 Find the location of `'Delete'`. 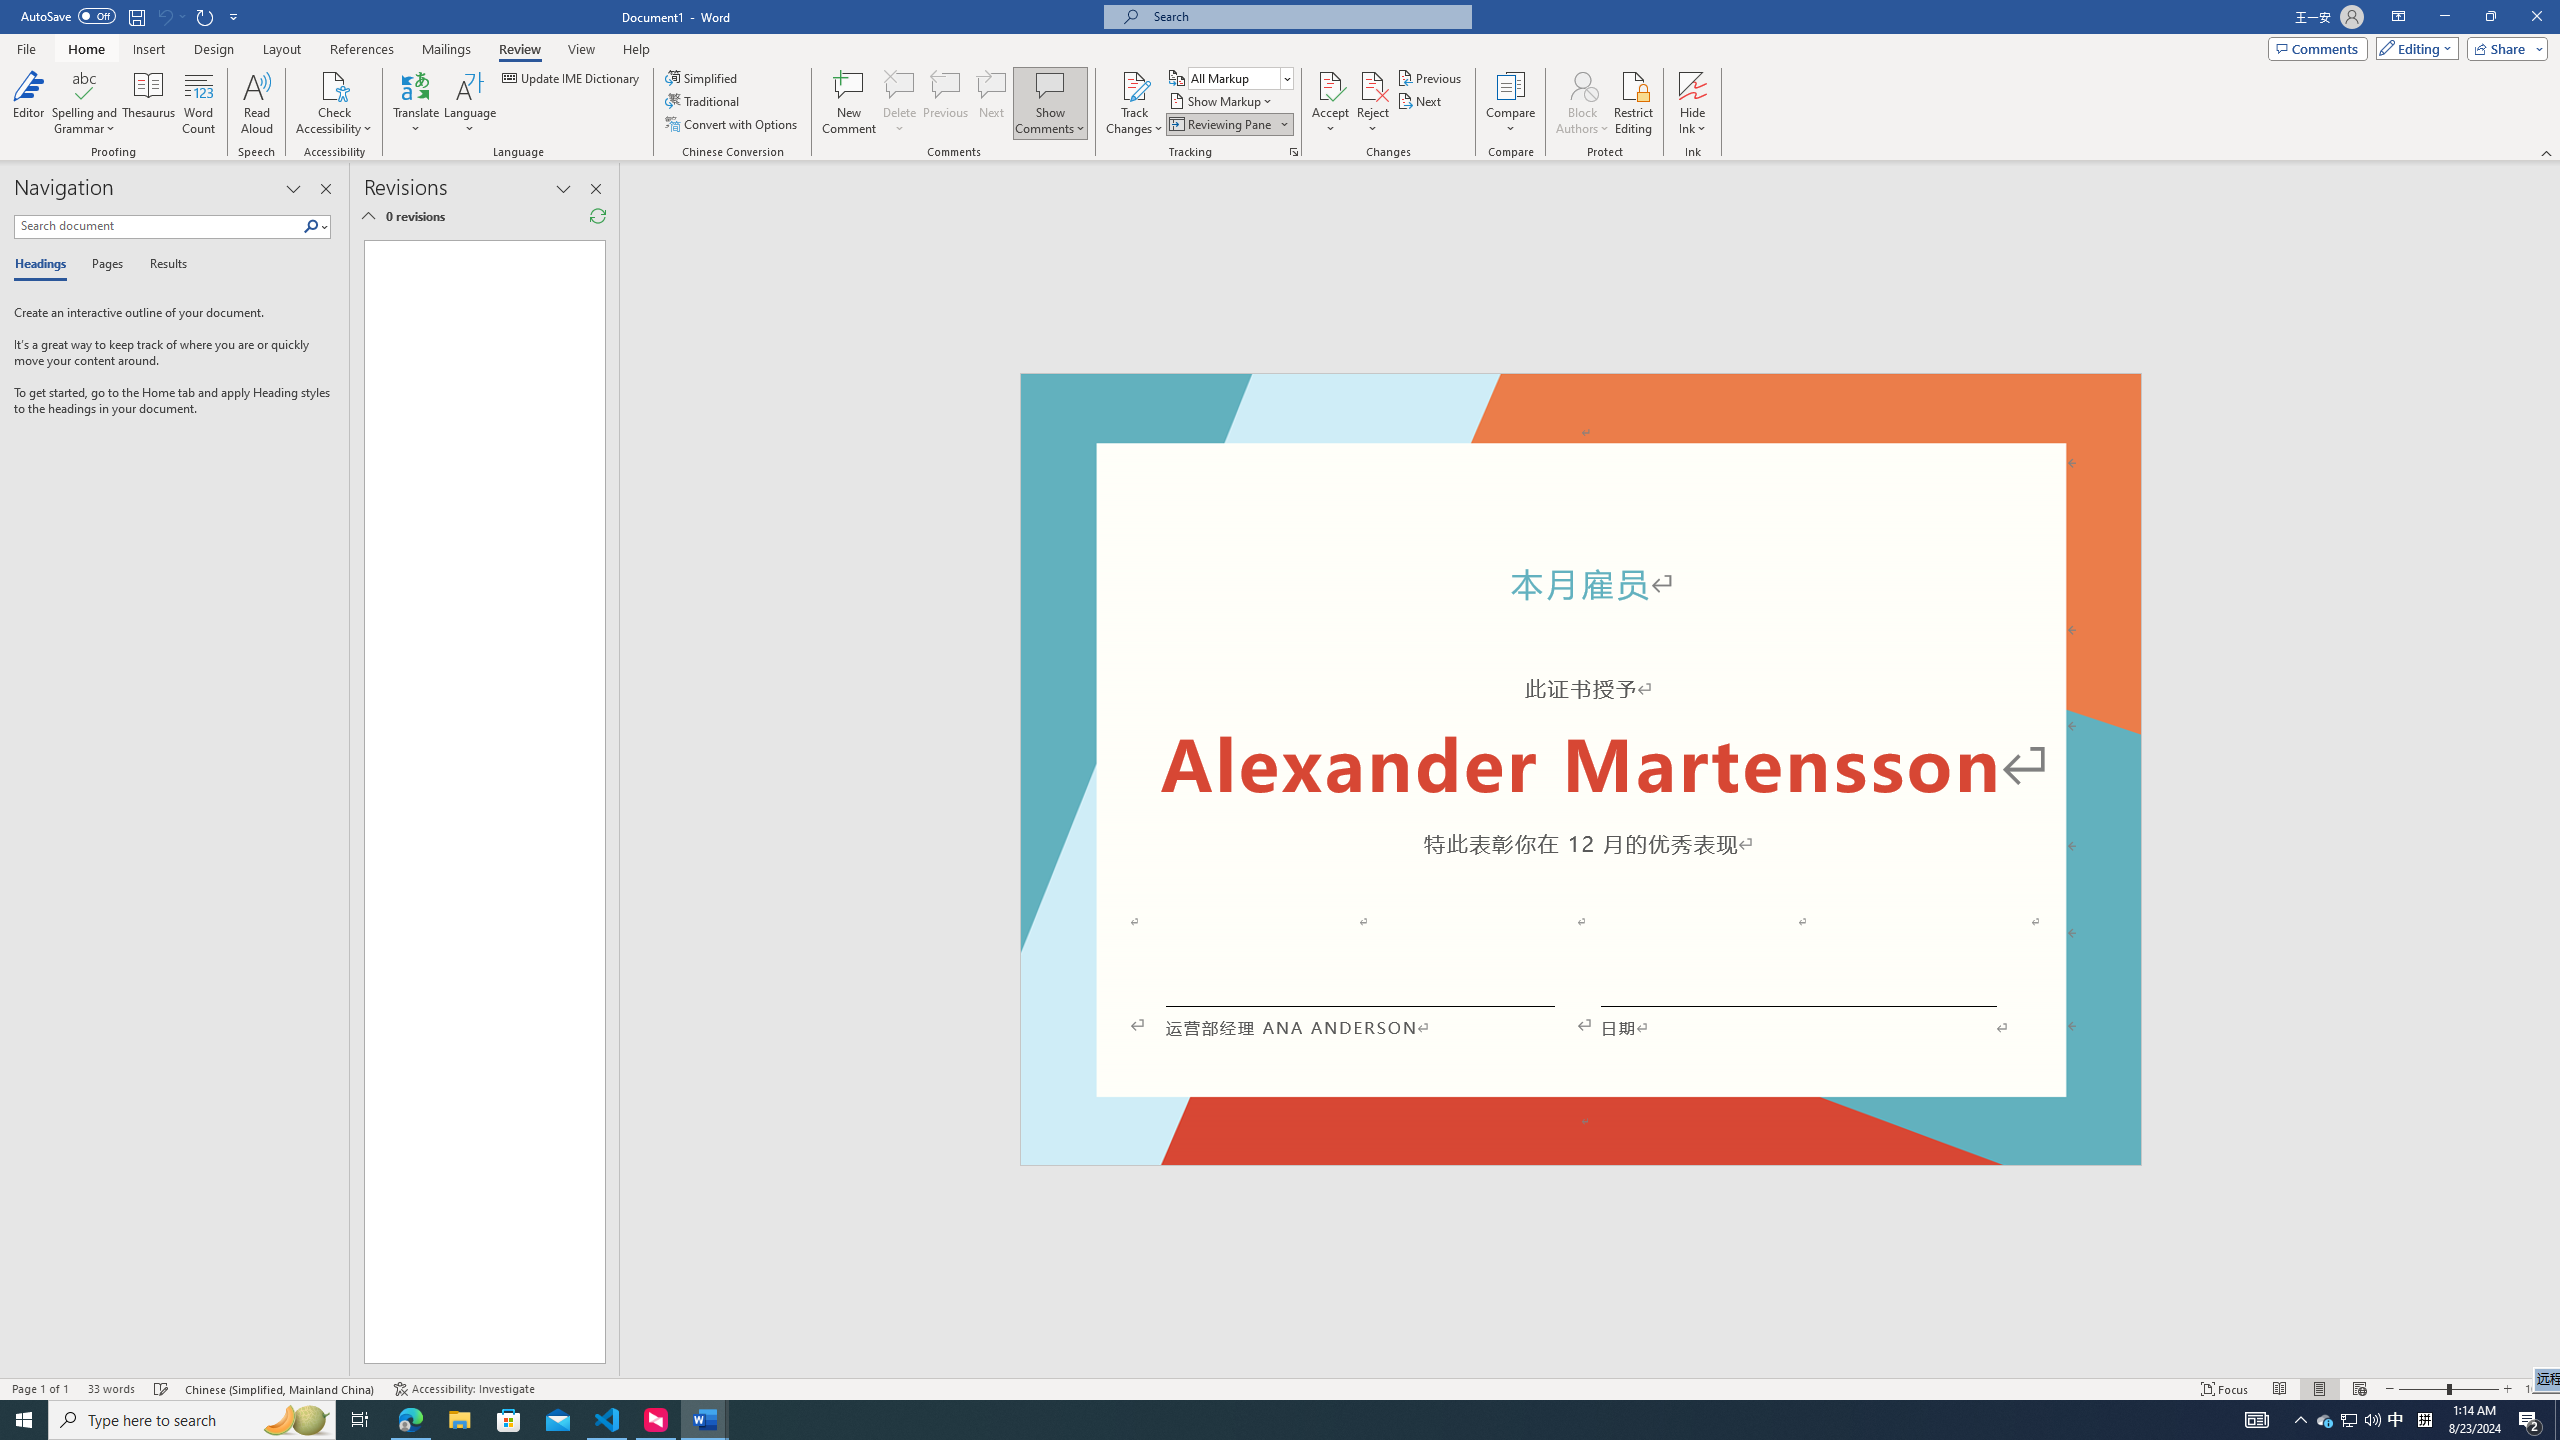

'Delete' is located at coordinates (898, 84).